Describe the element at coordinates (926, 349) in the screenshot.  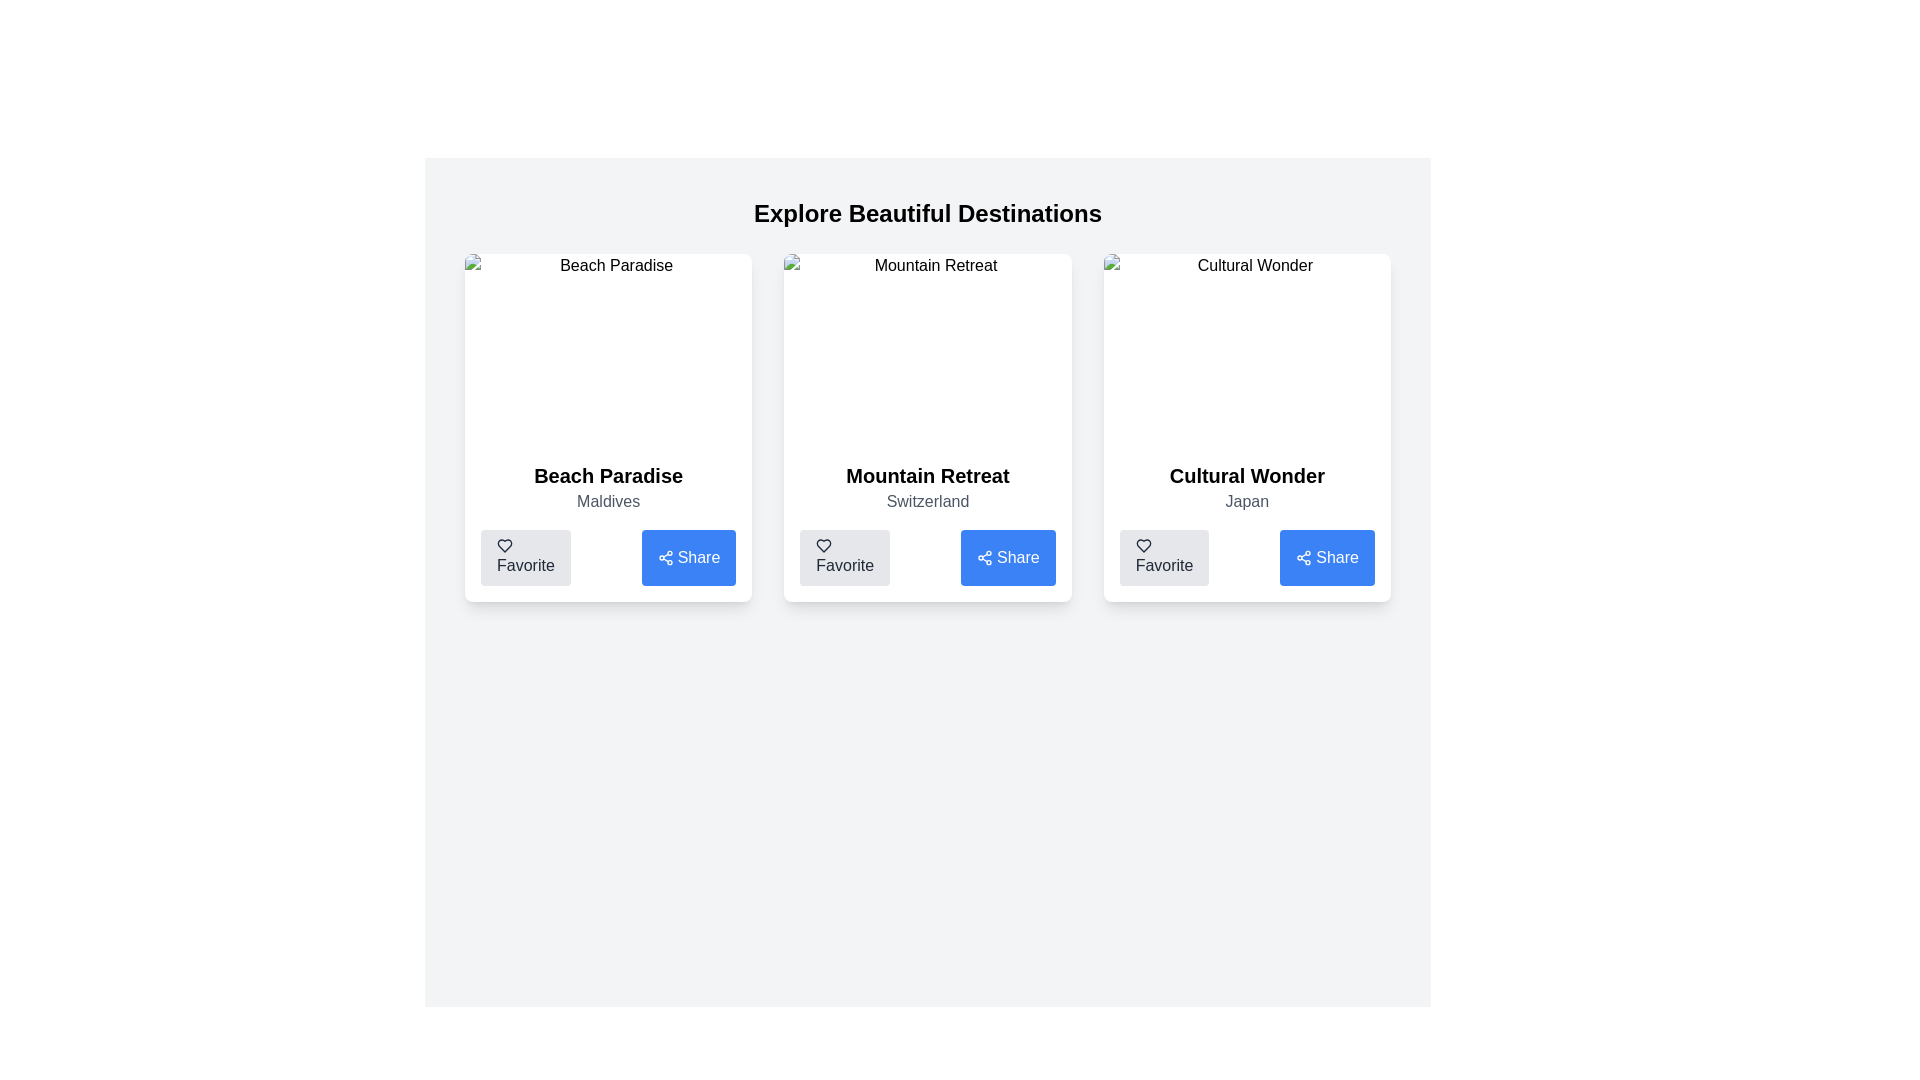
I see `the visual representation of the 'Mountain Retreat' location at the top of the card` at that location.